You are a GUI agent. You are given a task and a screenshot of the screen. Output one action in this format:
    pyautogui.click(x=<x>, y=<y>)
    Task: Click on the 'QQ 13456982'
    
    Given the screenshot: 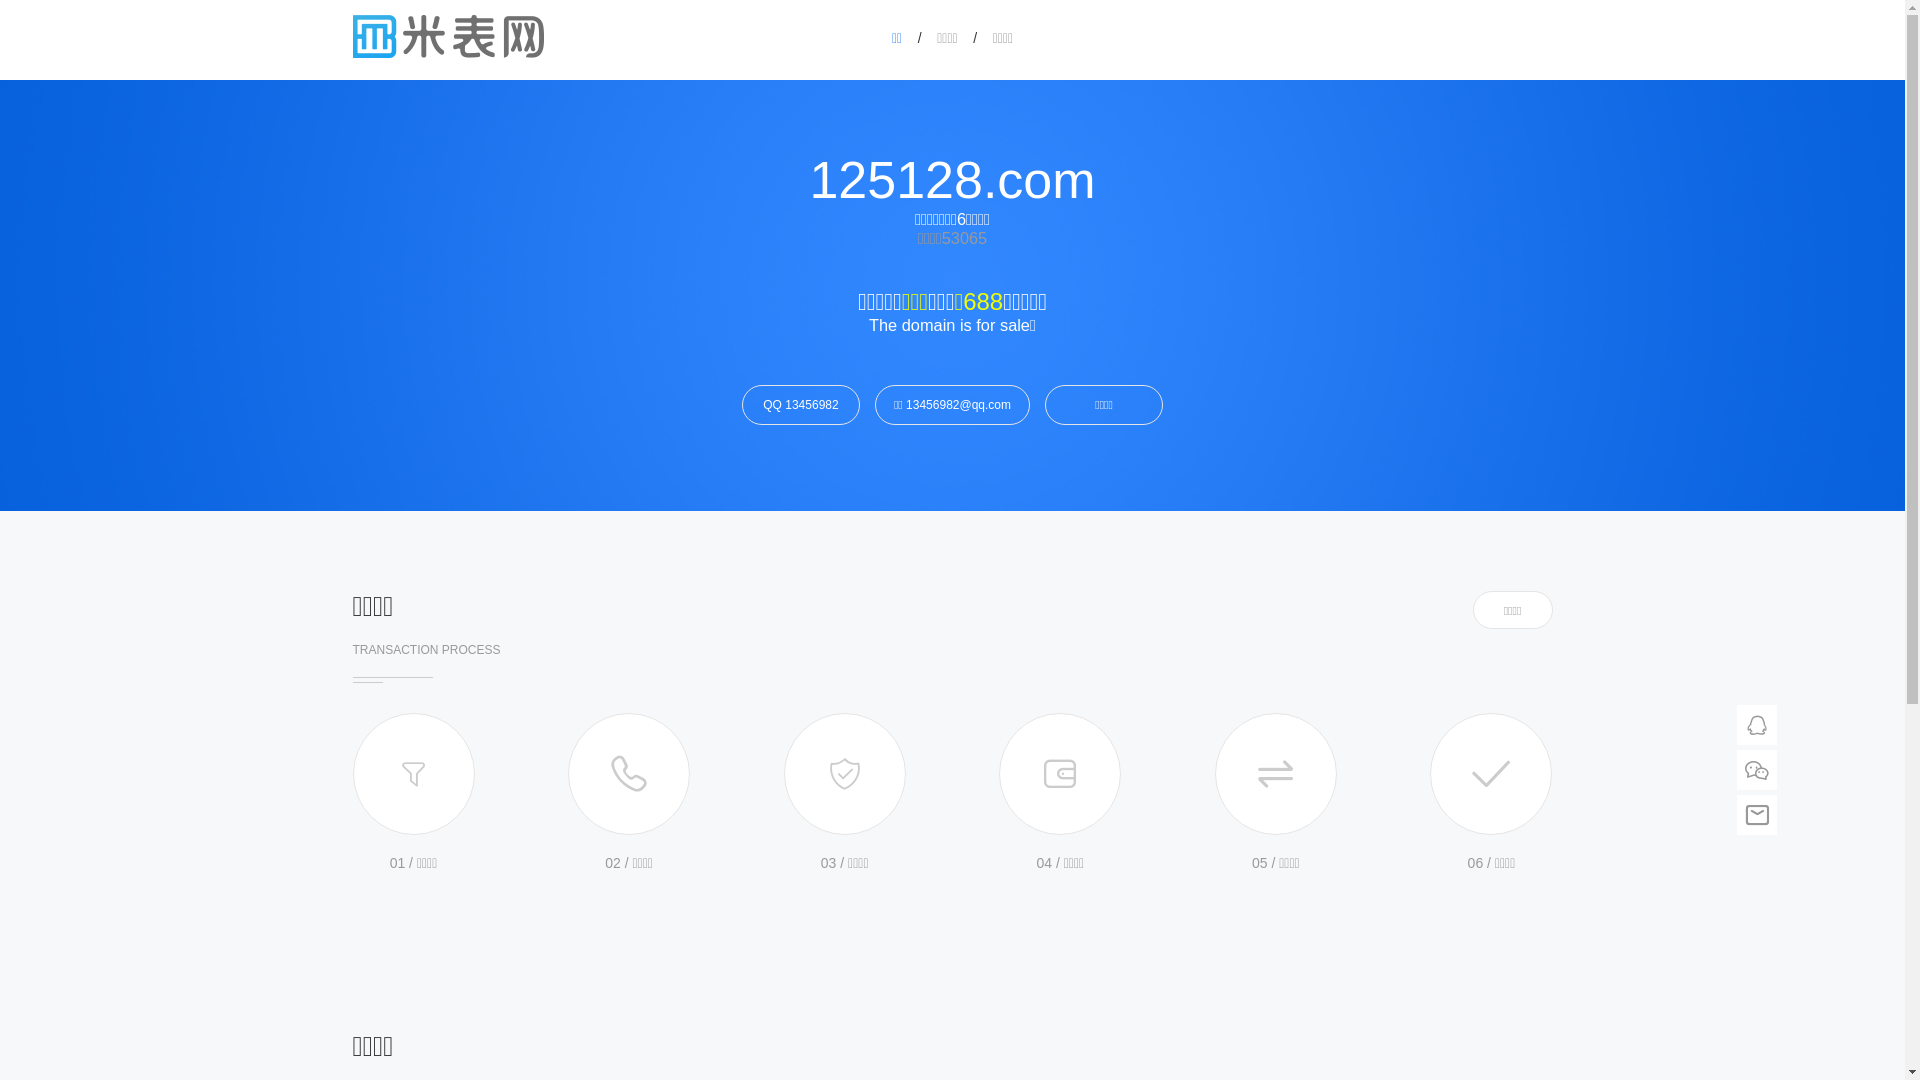 What is the action you would take?
    pyautogui.click(x=801, y=405)
    